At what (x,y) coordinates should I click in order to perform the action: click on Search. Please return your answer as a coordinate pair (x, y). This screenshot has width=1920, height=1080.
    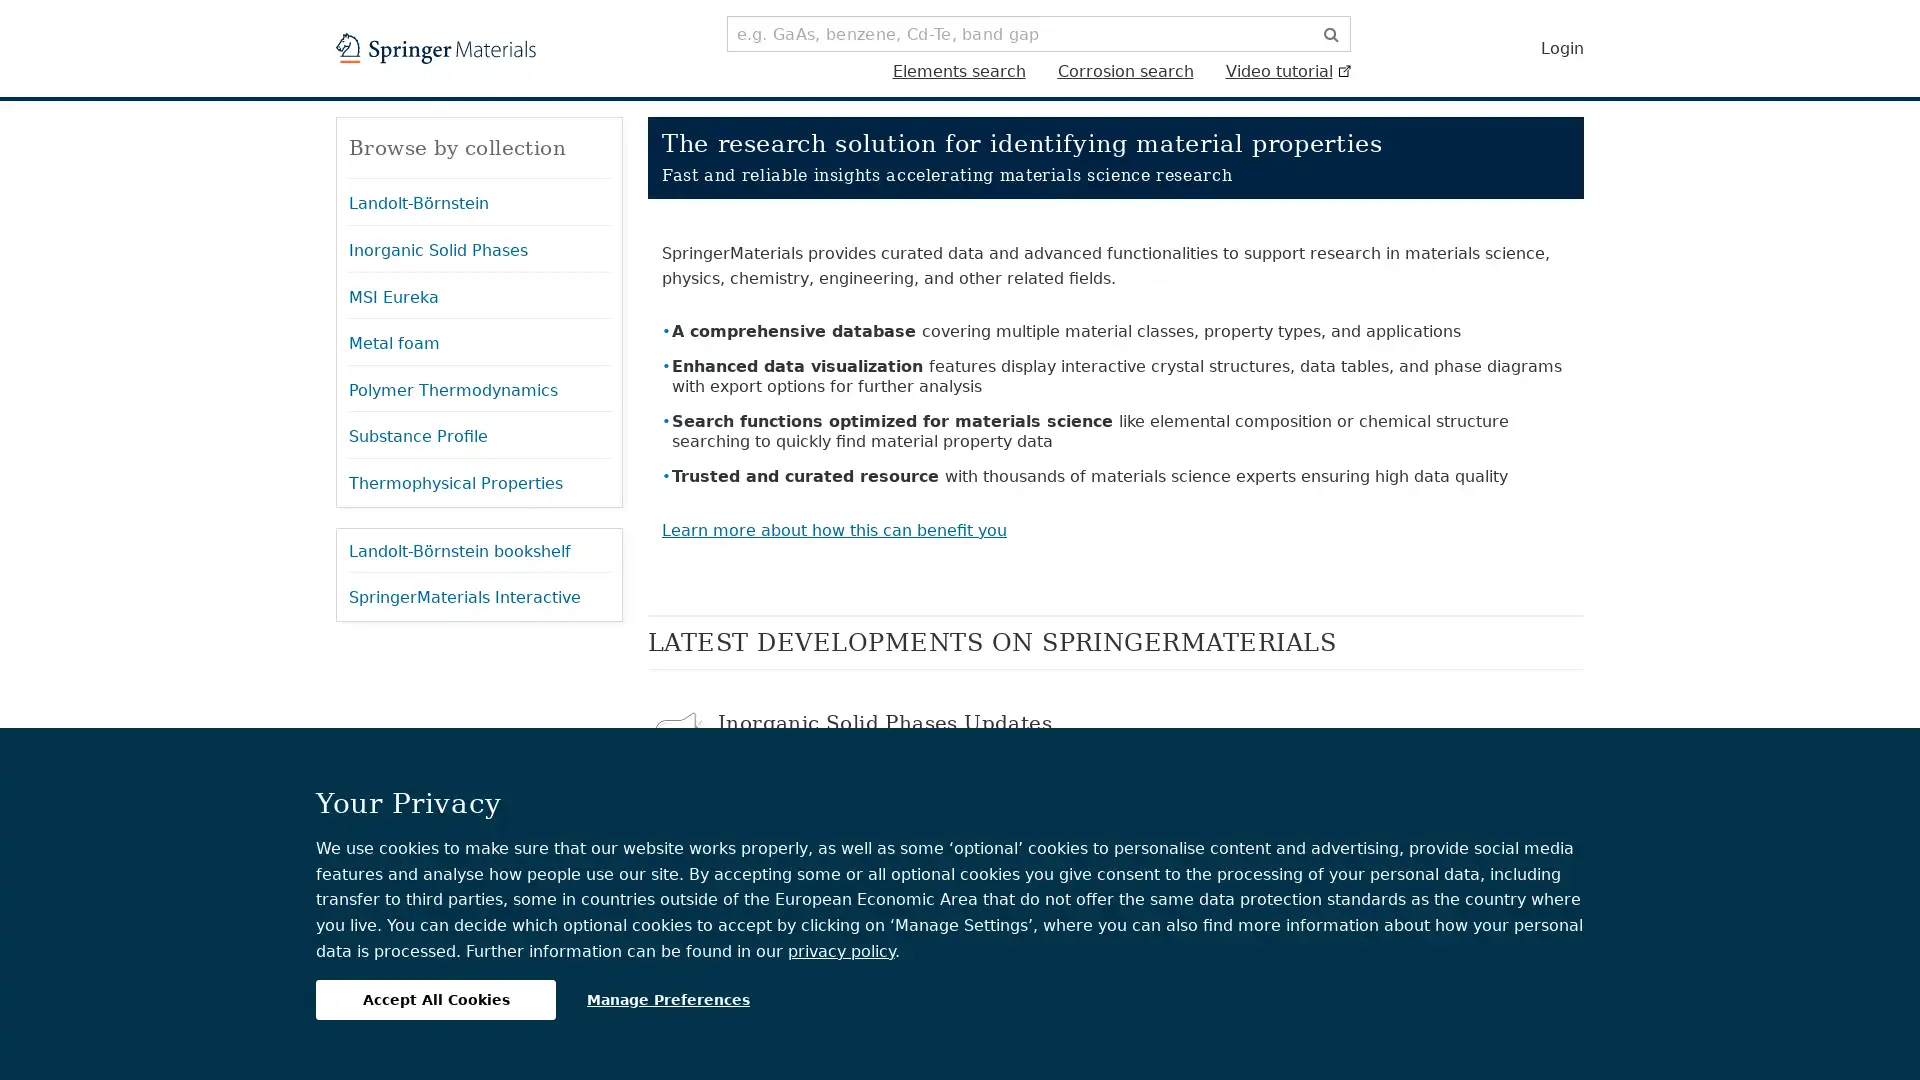
    Looking at the image, I should click on (1331, 34).